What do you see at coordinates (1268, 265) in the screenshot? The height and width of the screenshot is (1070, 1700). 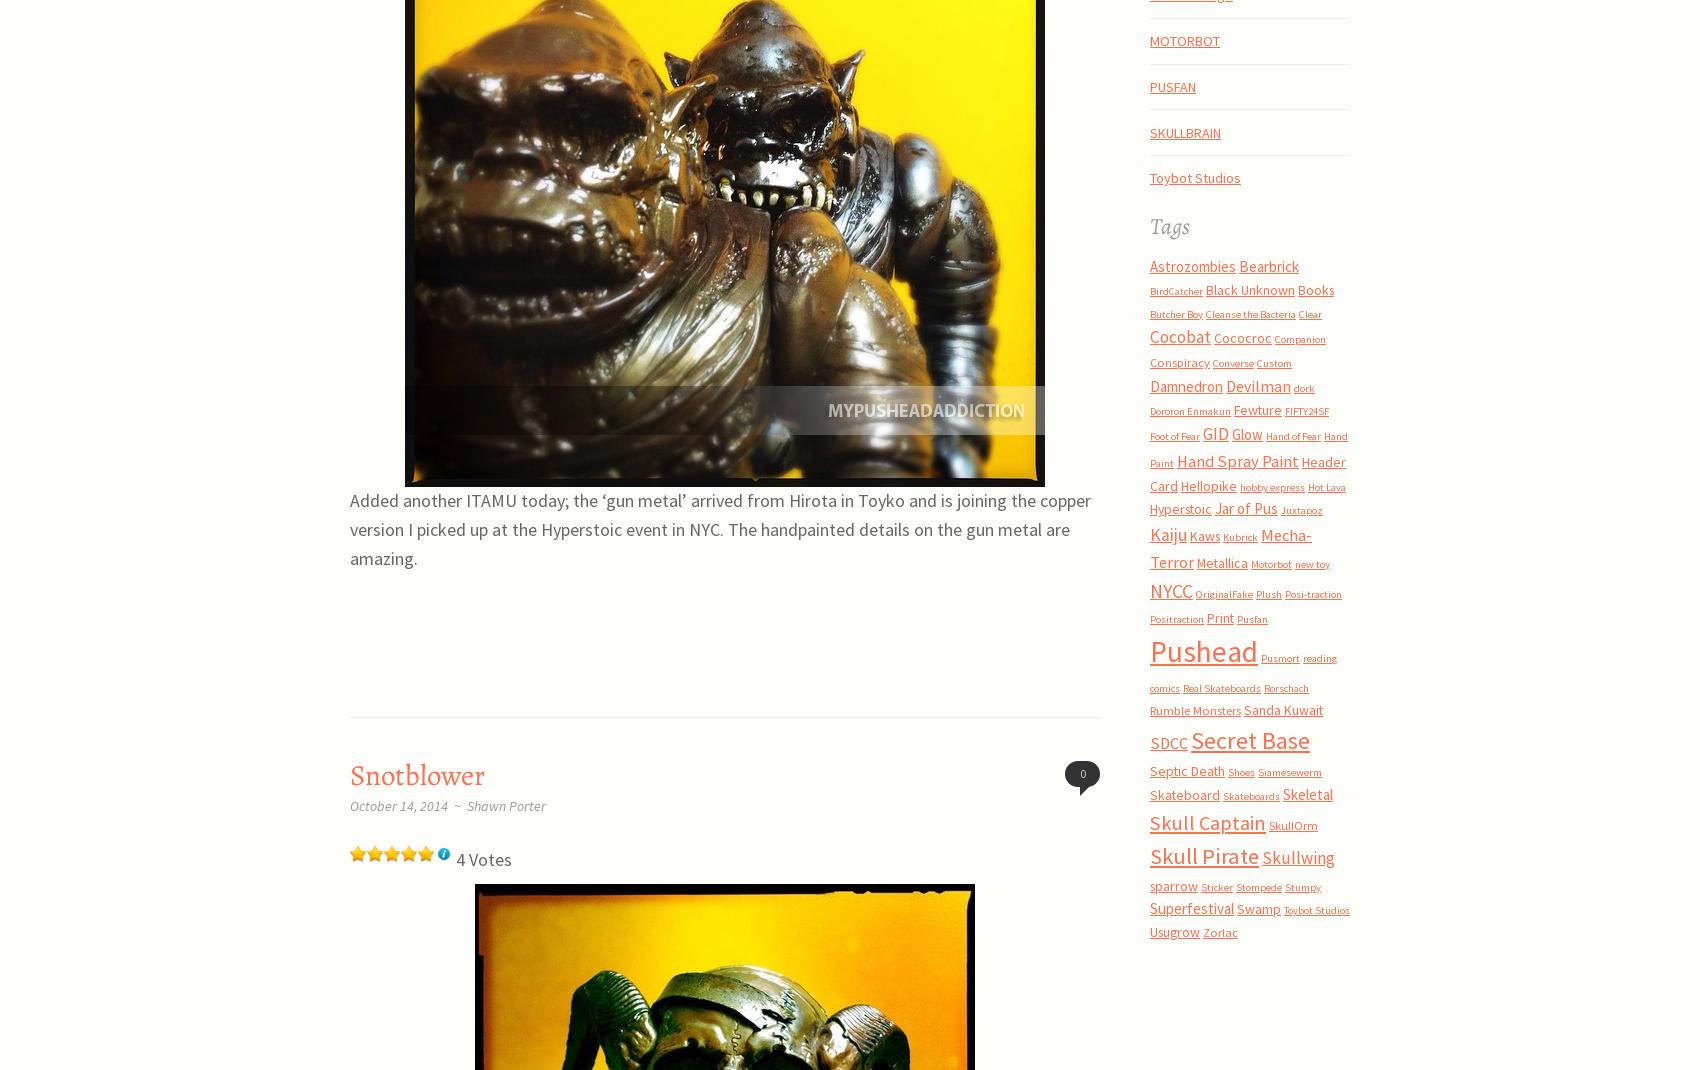 I see `'Bearbrick'` at bounding box center [1268, 265].